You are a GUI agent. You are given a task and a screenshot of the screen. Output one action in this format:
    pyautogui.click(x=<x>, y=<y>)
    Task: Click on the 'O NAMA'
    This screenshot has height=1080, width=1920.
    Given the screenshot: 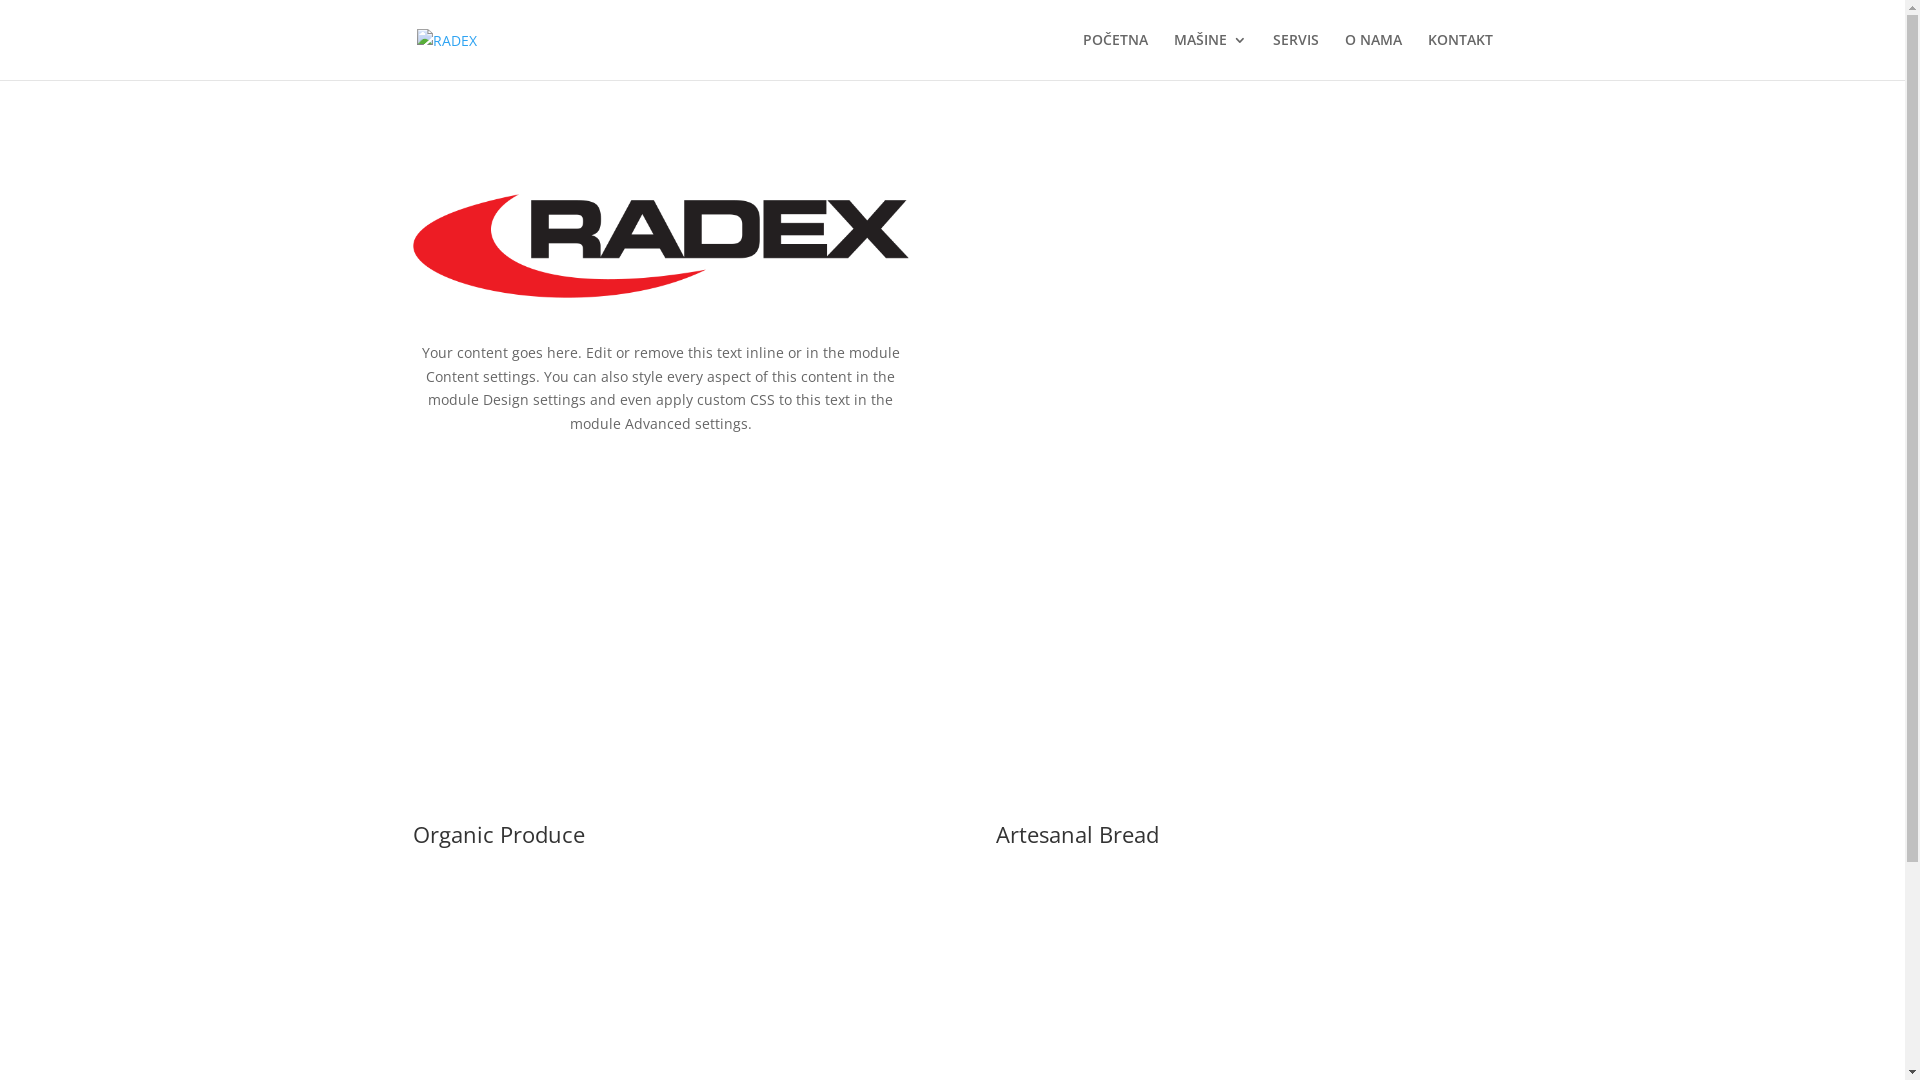 What is the action you would take?
    pyautogui.click(x=1371, y=55)
    